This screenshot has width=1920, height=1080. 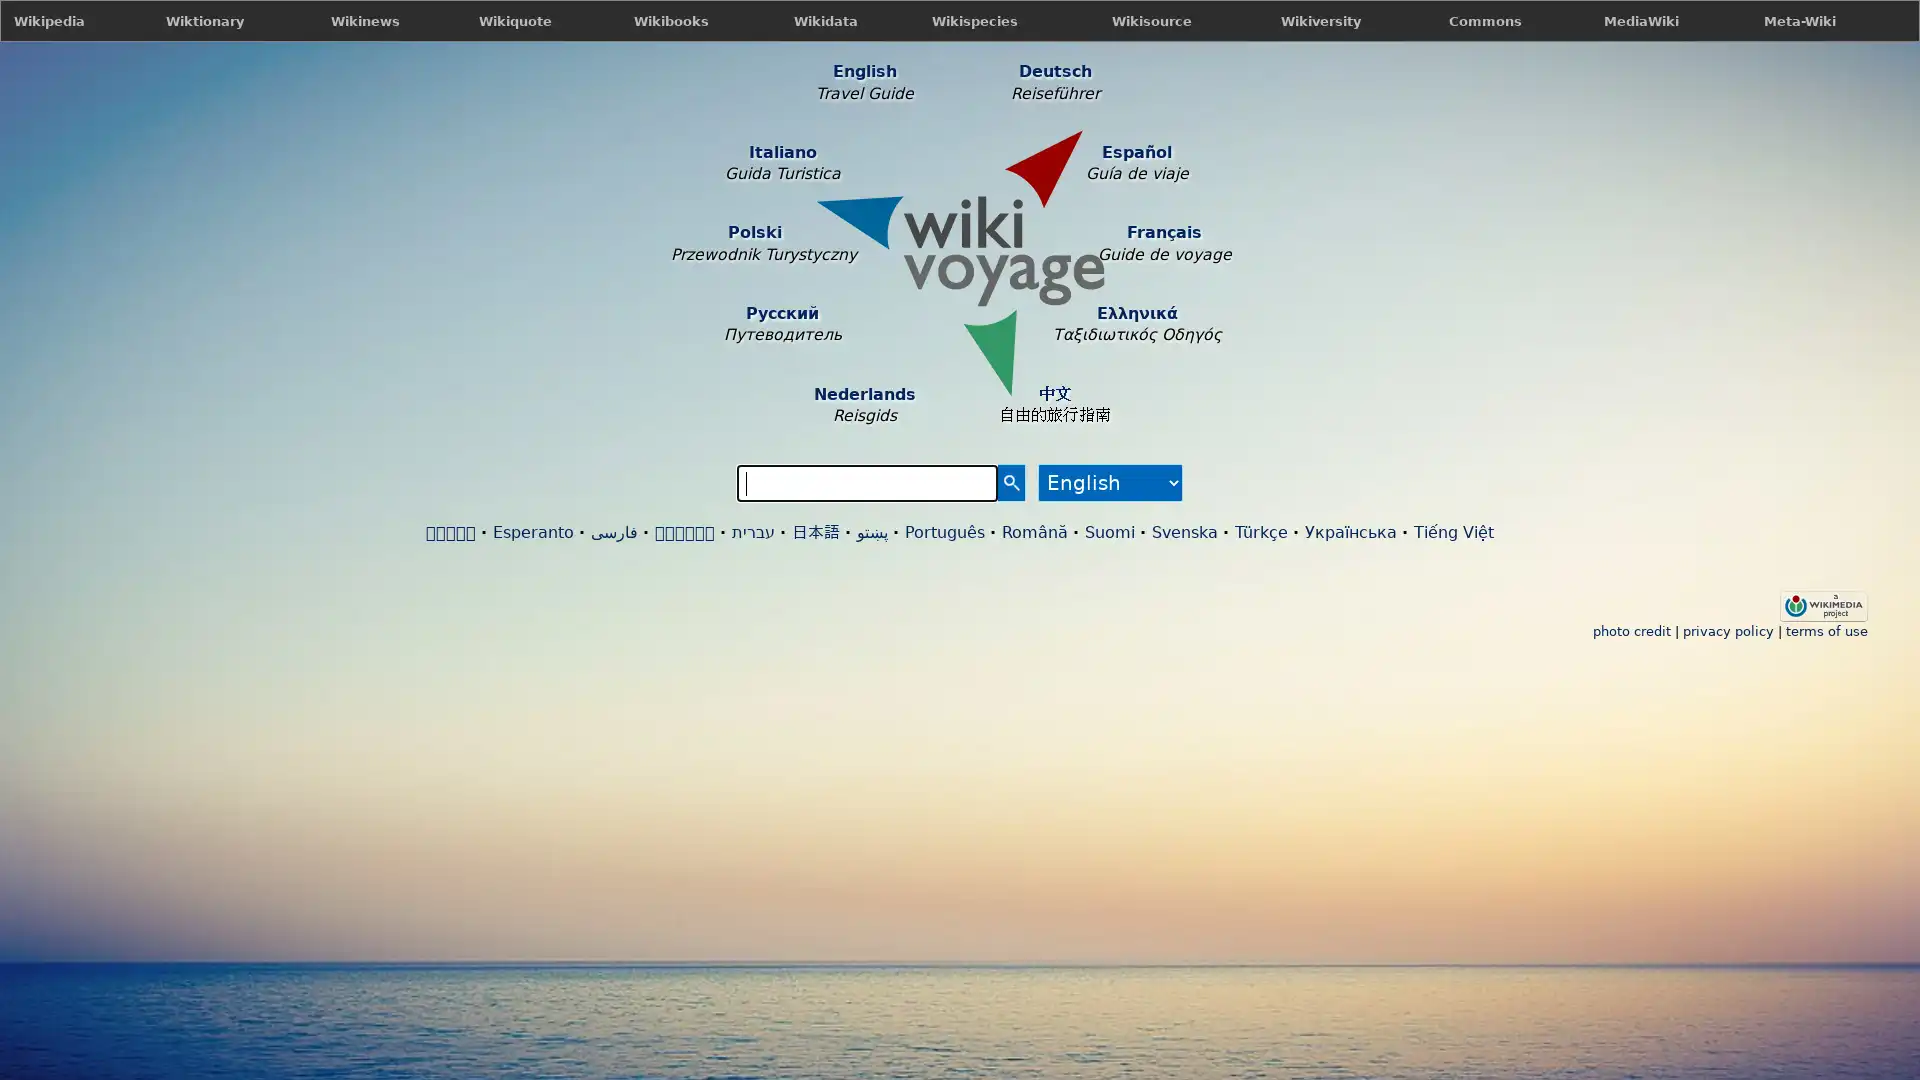 What do you see at coordinates (1012, 482) in the screenshot?
I see `Search` at bounding box center [1012, 482].